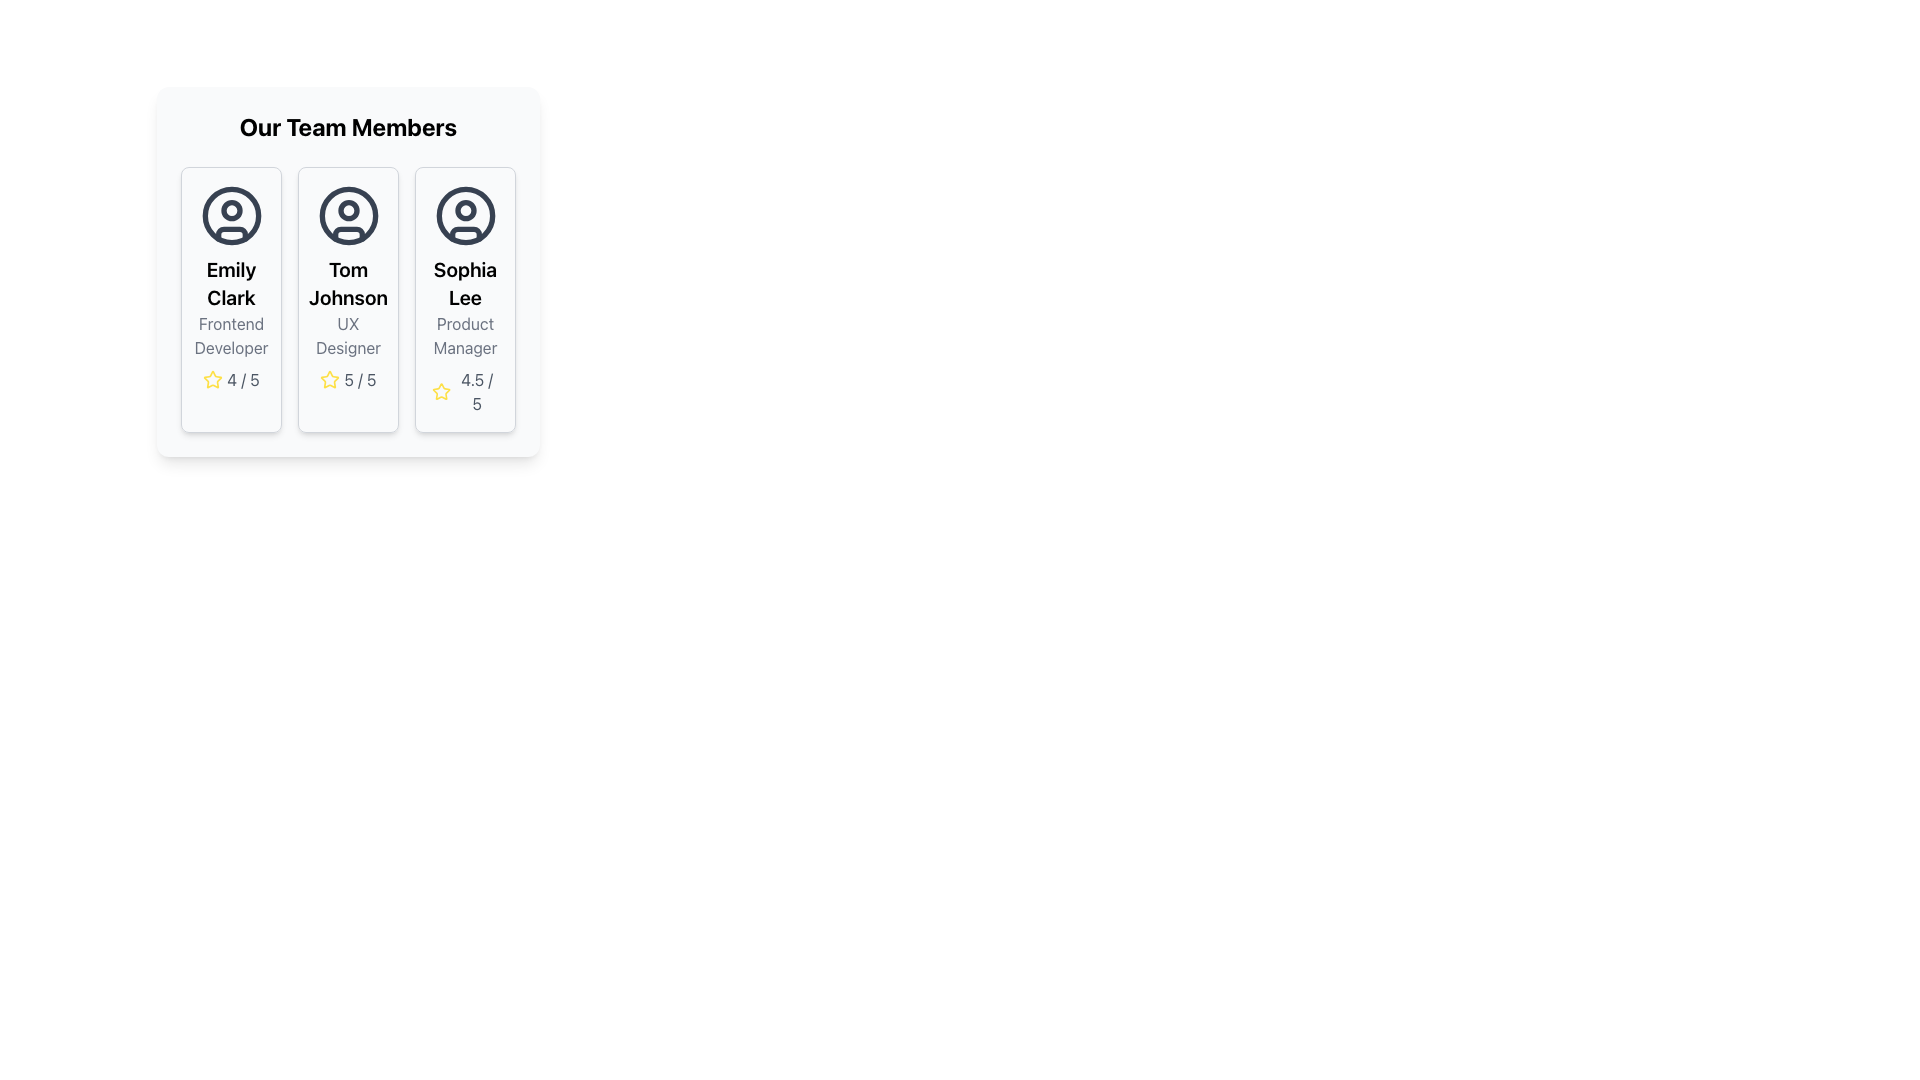 The width and height of the screenshot is (1920, 1080). I want to click on the 'Emily Clark' text label, which is styled in bold and larger font, centrally aligned beneath the user profile icon and above the designation 'Frontend Developer', so click(231, 284).